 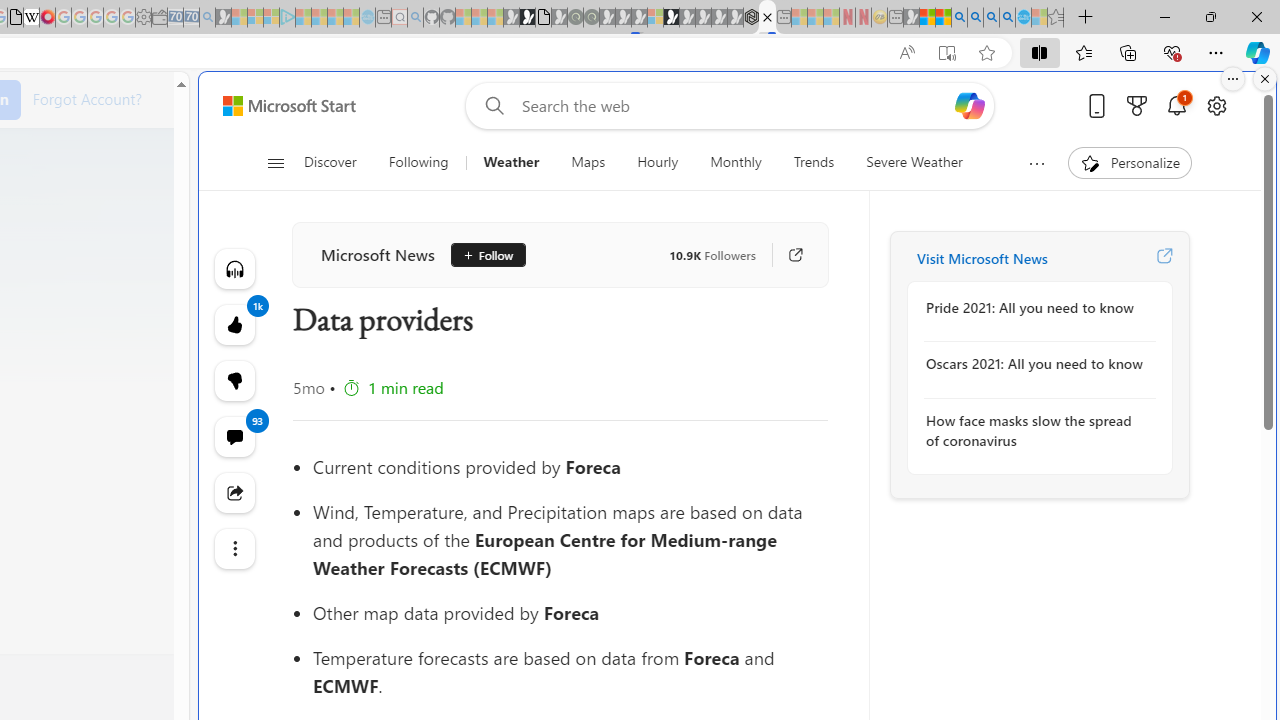 I want to click on 'Maps', so click(x=587, y=162).